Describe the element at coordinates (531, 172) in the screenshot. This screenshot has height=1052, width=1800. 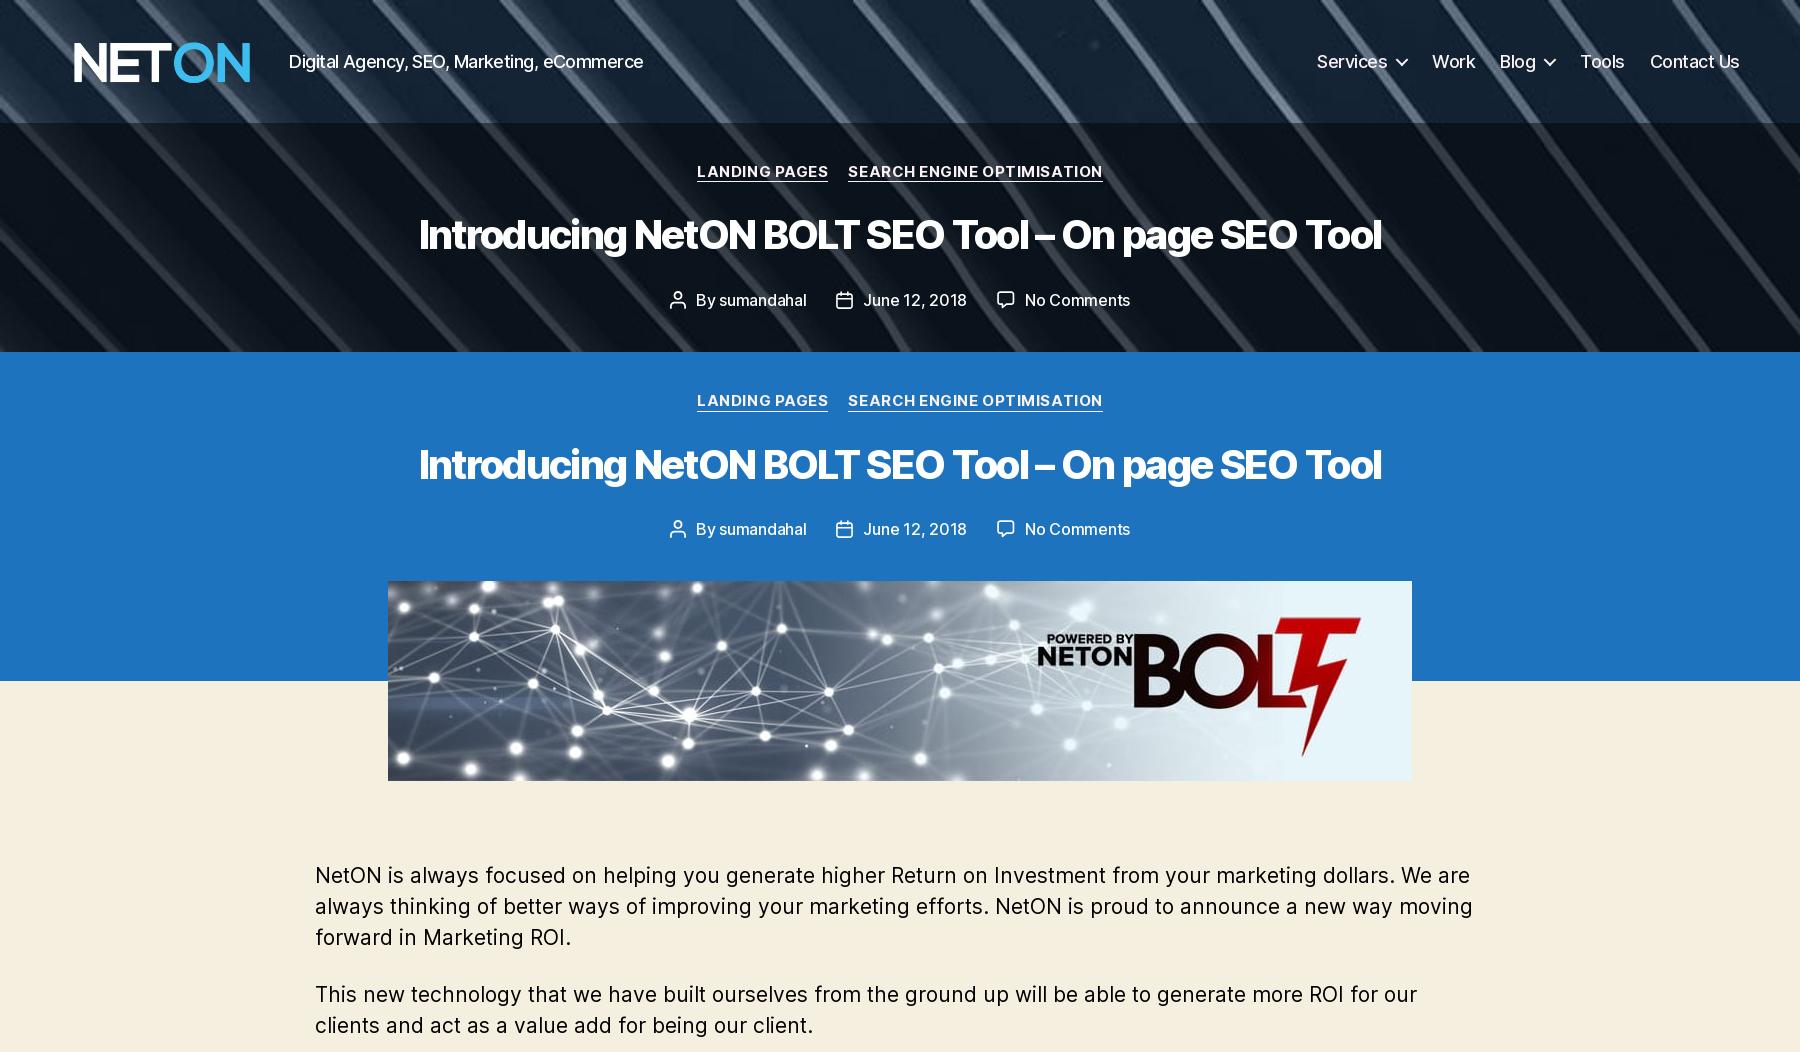
I see `'Checking of Code vs Text ratio in pages'` at that location.